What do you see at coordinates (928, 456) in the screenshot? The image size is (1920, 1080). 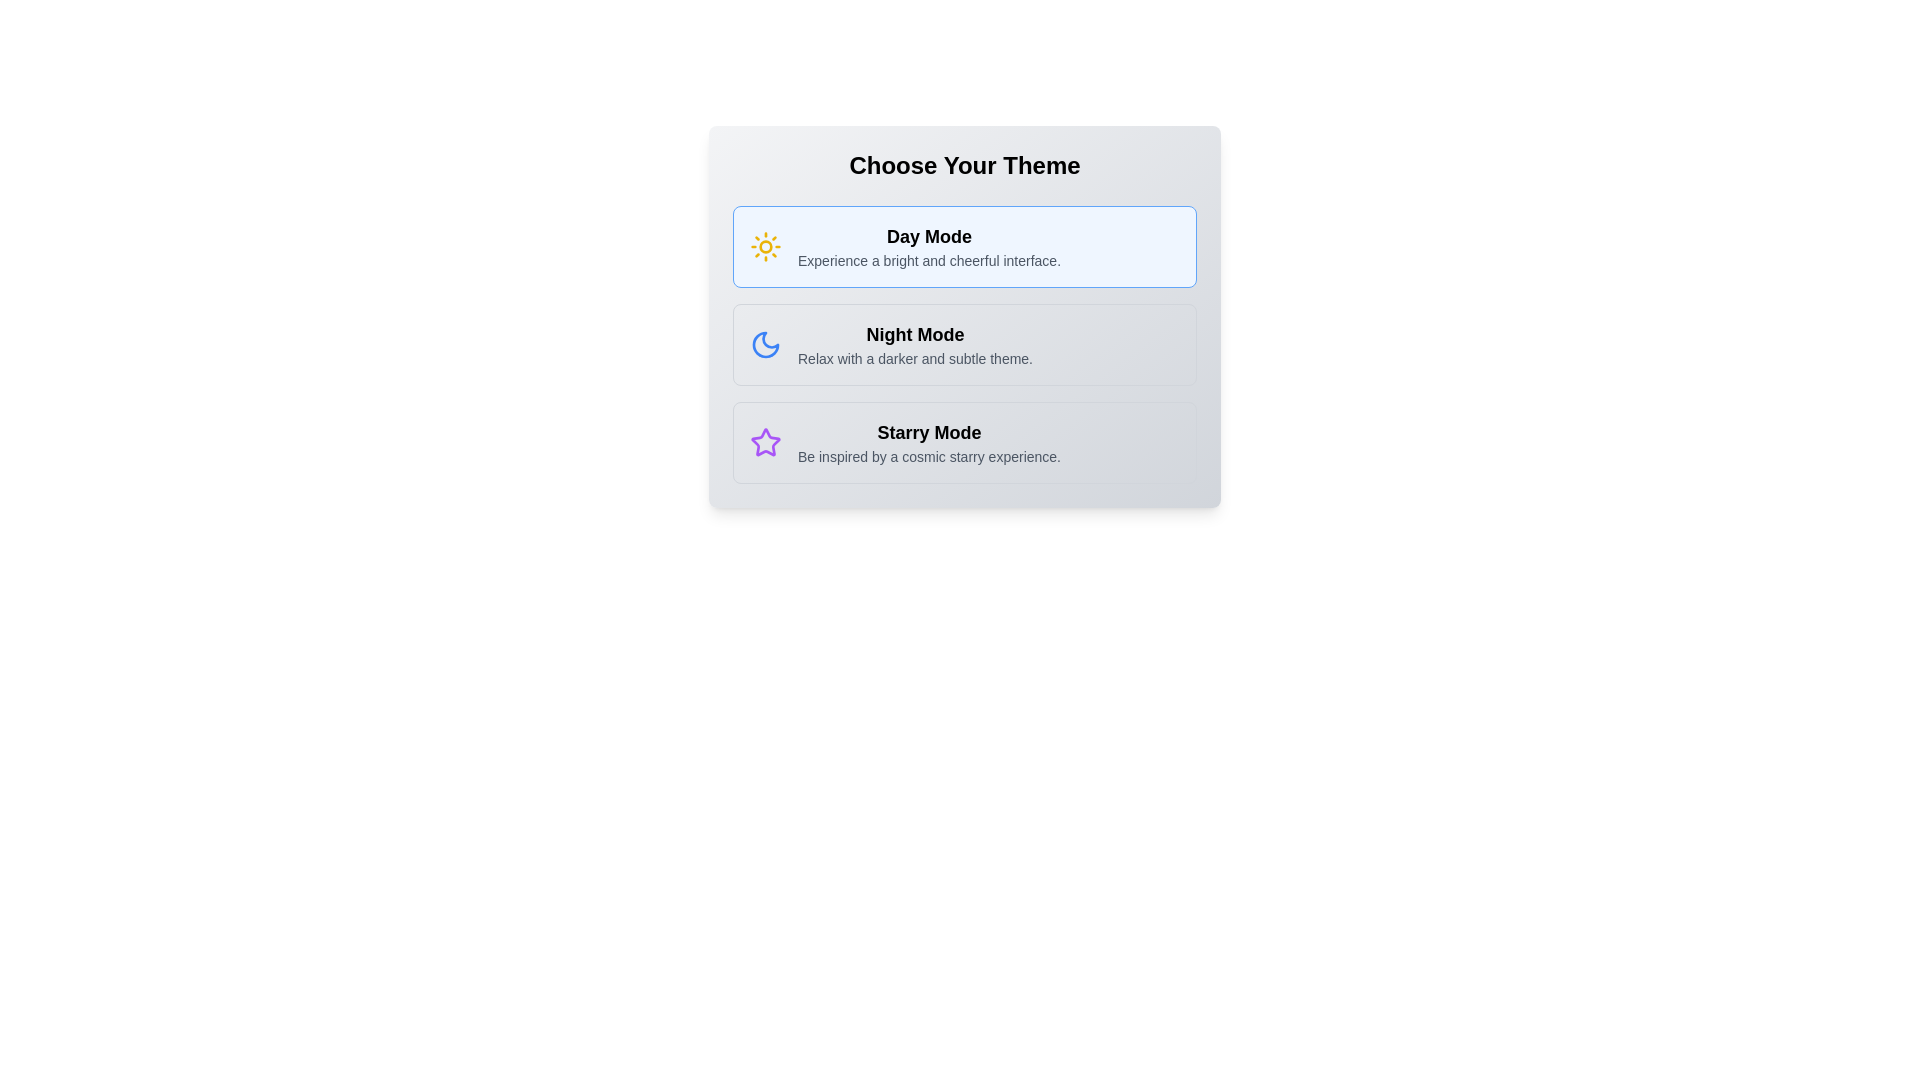 I see `the text label that describes the 'Starry Mode' option, located directly below its title in the 'Starry Mode' section` at bounding box center [928, 456].